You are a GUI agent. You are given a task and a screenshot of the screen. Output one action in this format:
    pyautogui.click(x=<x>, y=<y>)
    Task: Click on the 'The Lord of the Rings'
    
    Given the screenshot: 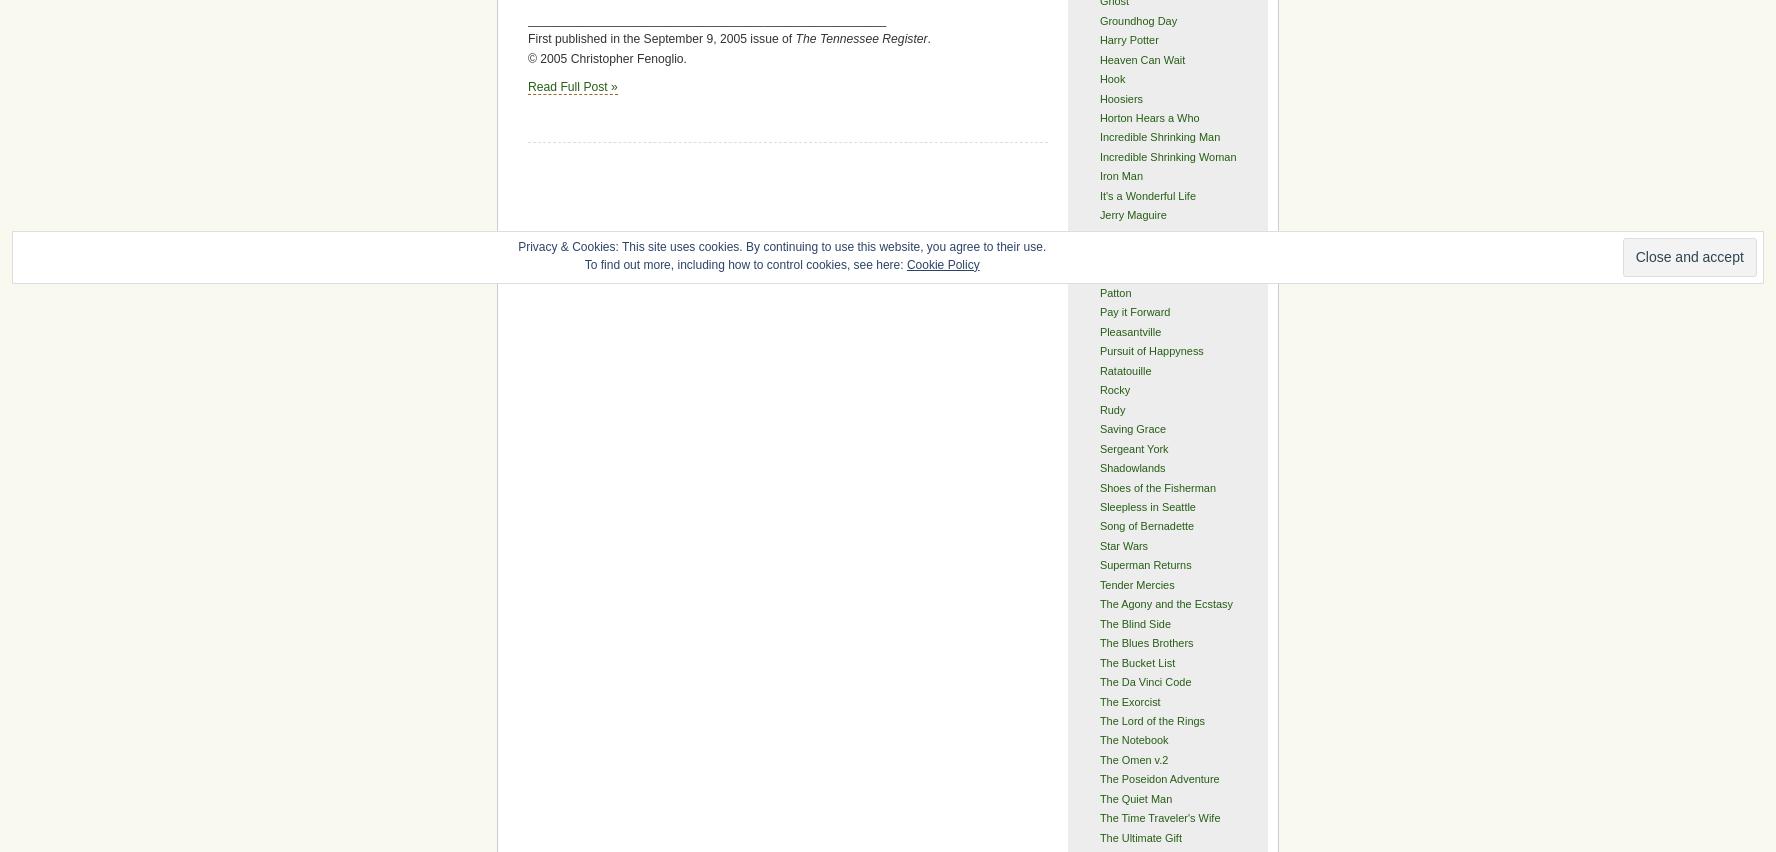 What is the action you would take?
    pyautogui.click(x=1097, y=719)
    